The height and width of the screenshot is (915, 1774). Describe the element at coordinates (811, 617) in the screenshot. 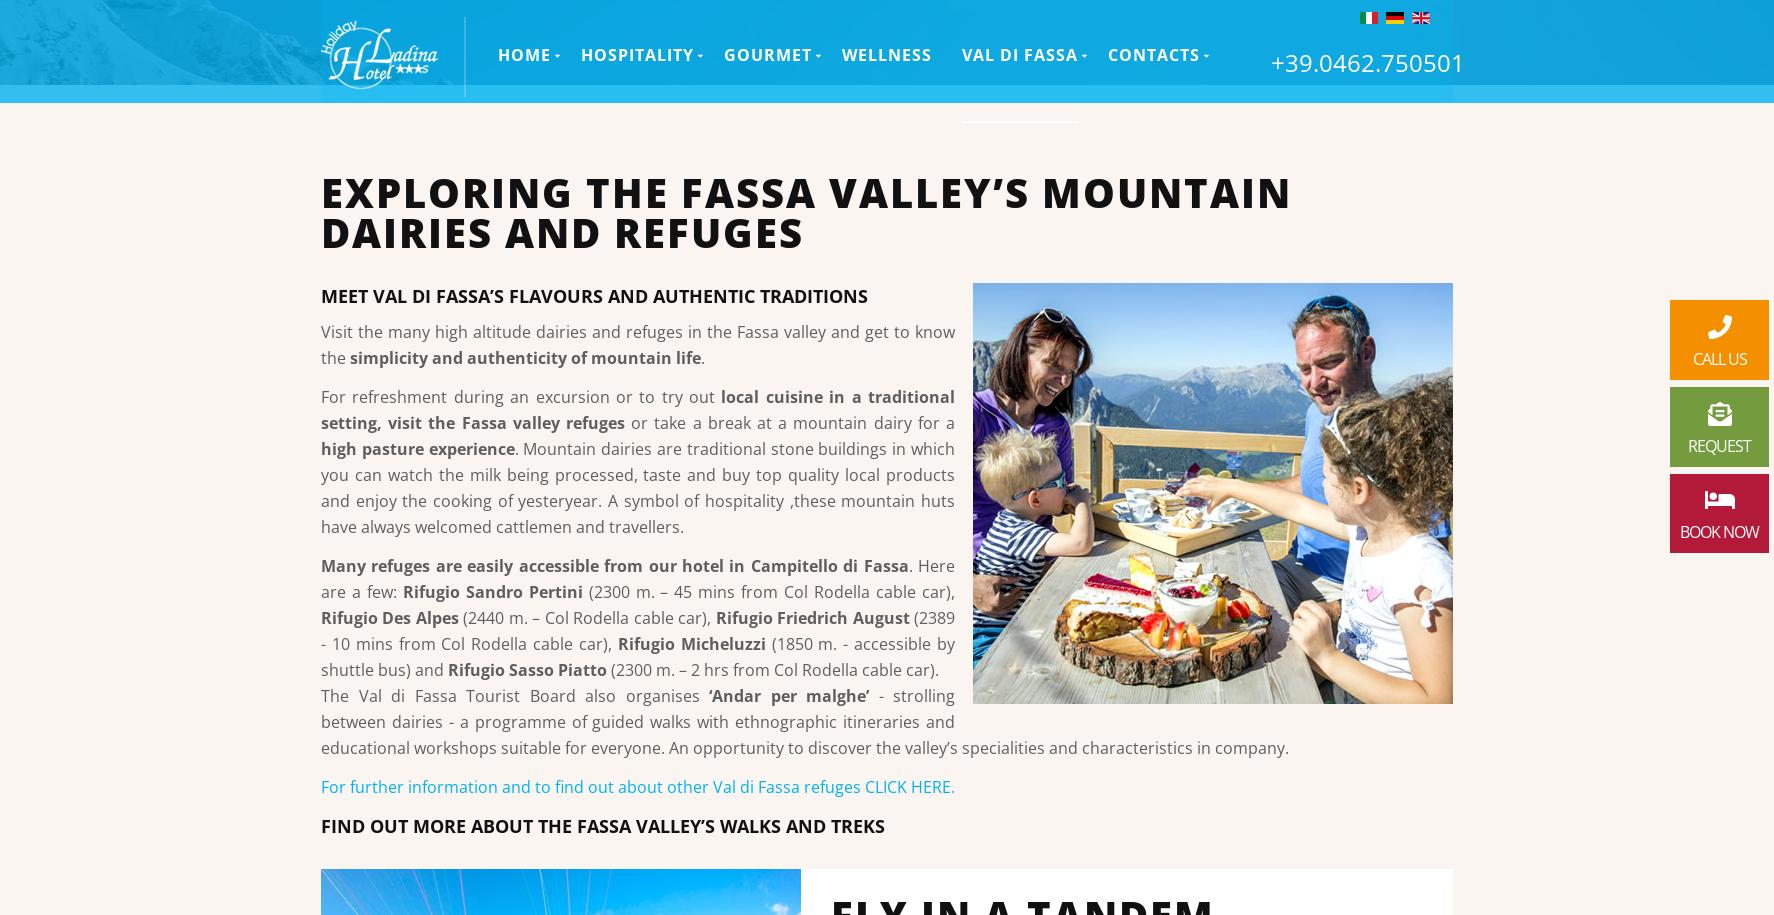

I see `'Rifugio Friedrich August'` at that location.